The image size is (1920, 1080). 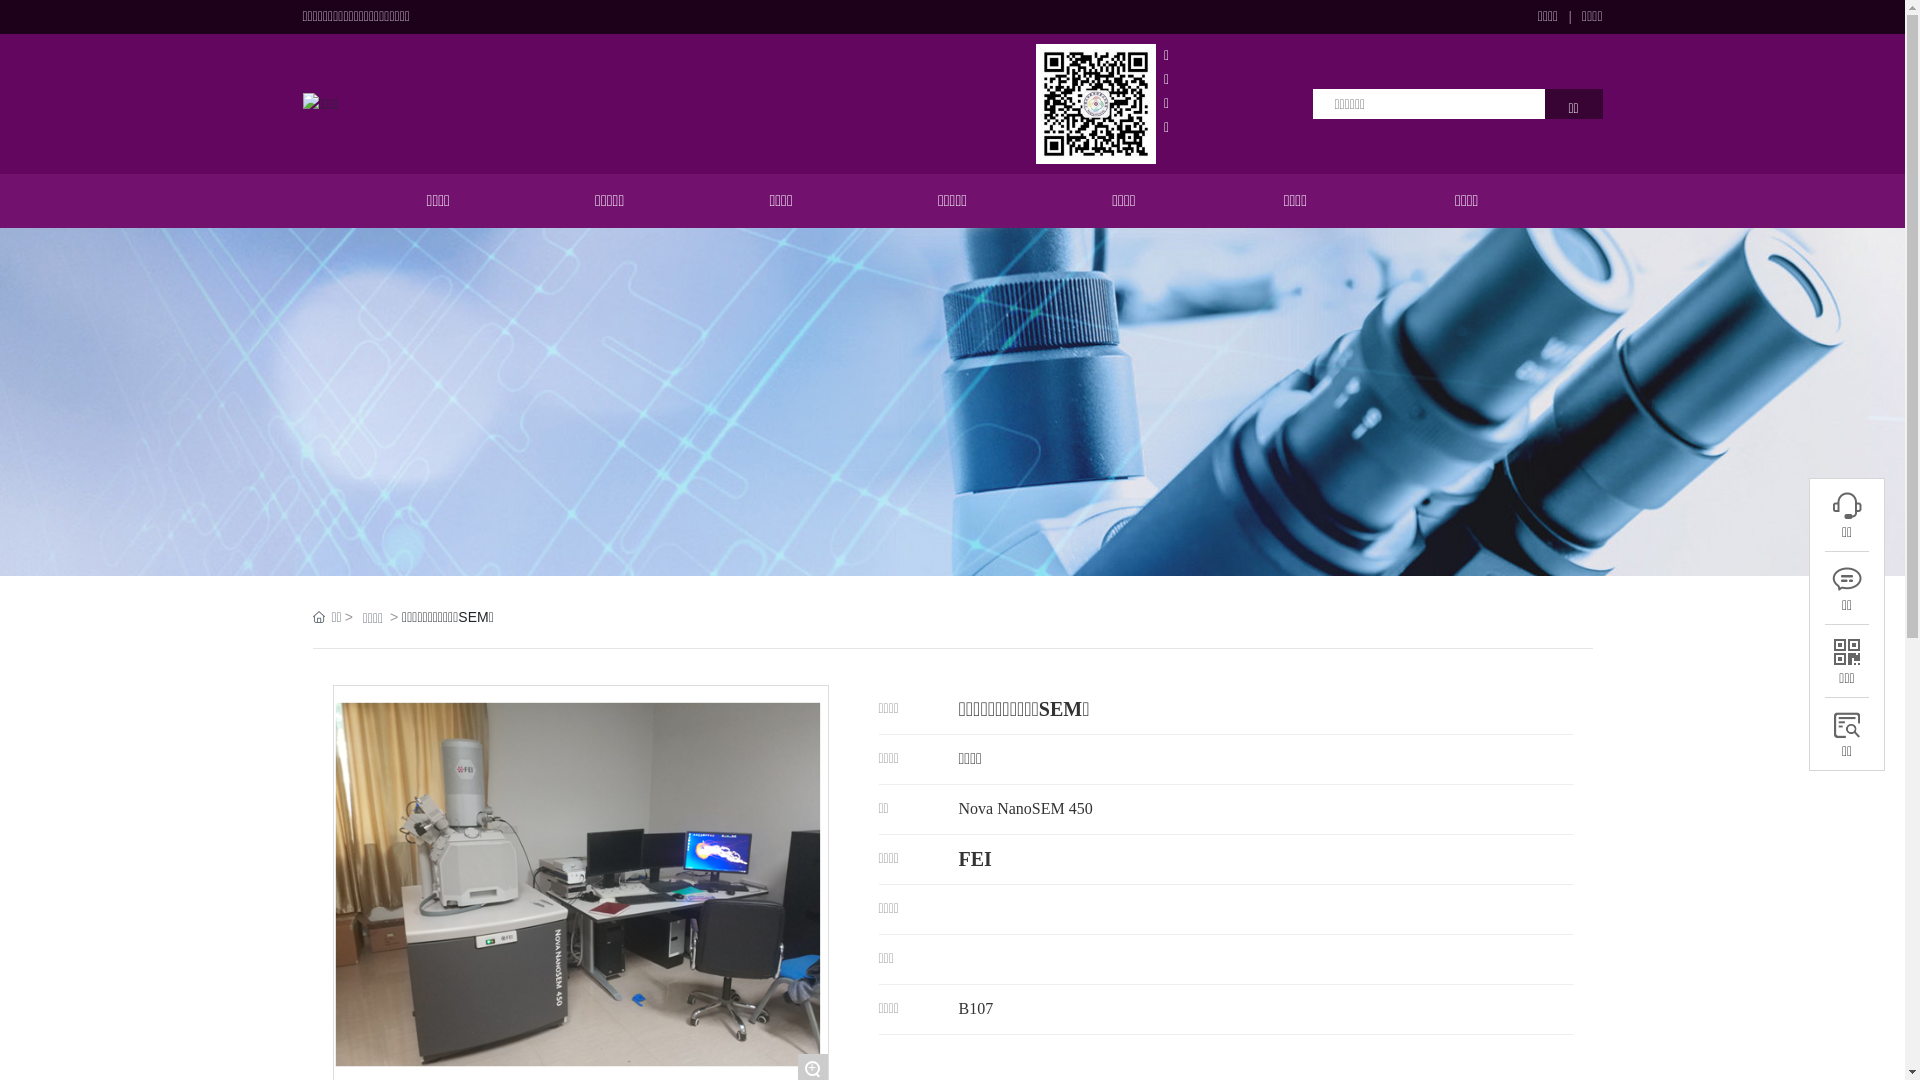 What do you see at coordinates (1845, 725) in the screenshot?
I see `'112'` at bounding box center [1845, 725].